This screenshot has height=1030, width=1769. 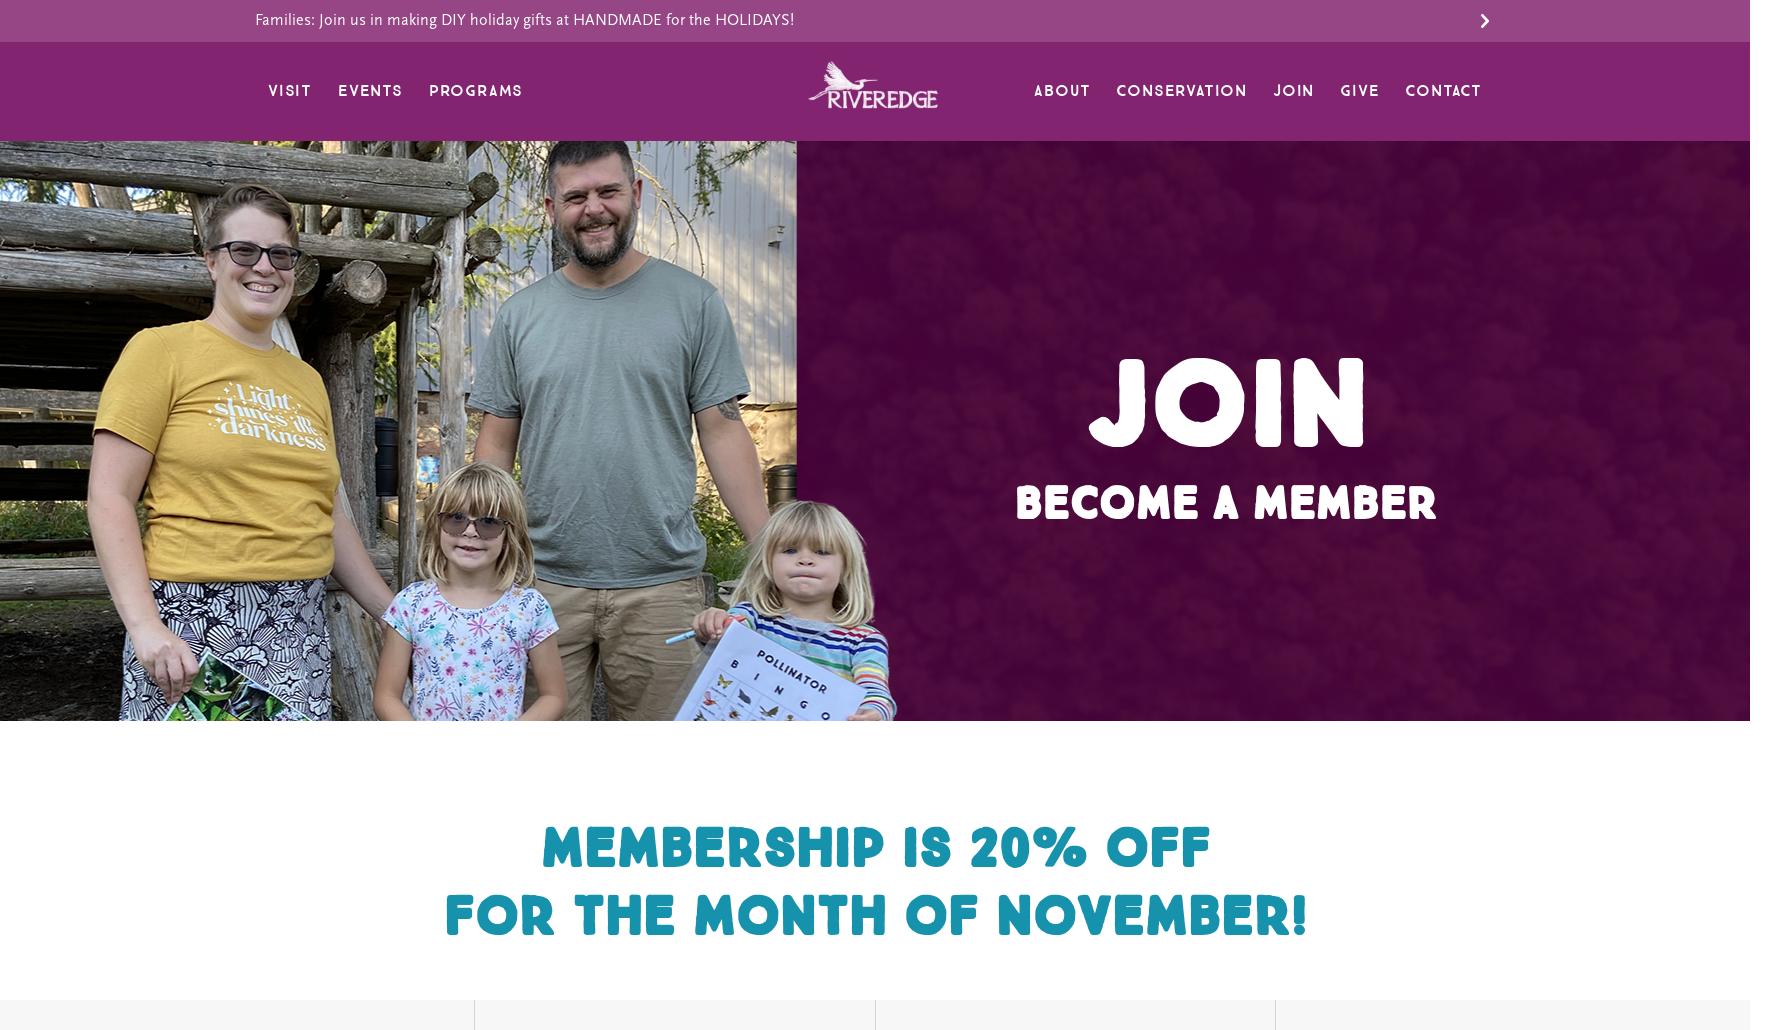 What do you see at coordinates (523, 21) in the screenshot?
I see `'Families: Join us in making DIY holiday gifts at HANDMADE for the HOLIDAYS!'` at bounding box center [523, 21].